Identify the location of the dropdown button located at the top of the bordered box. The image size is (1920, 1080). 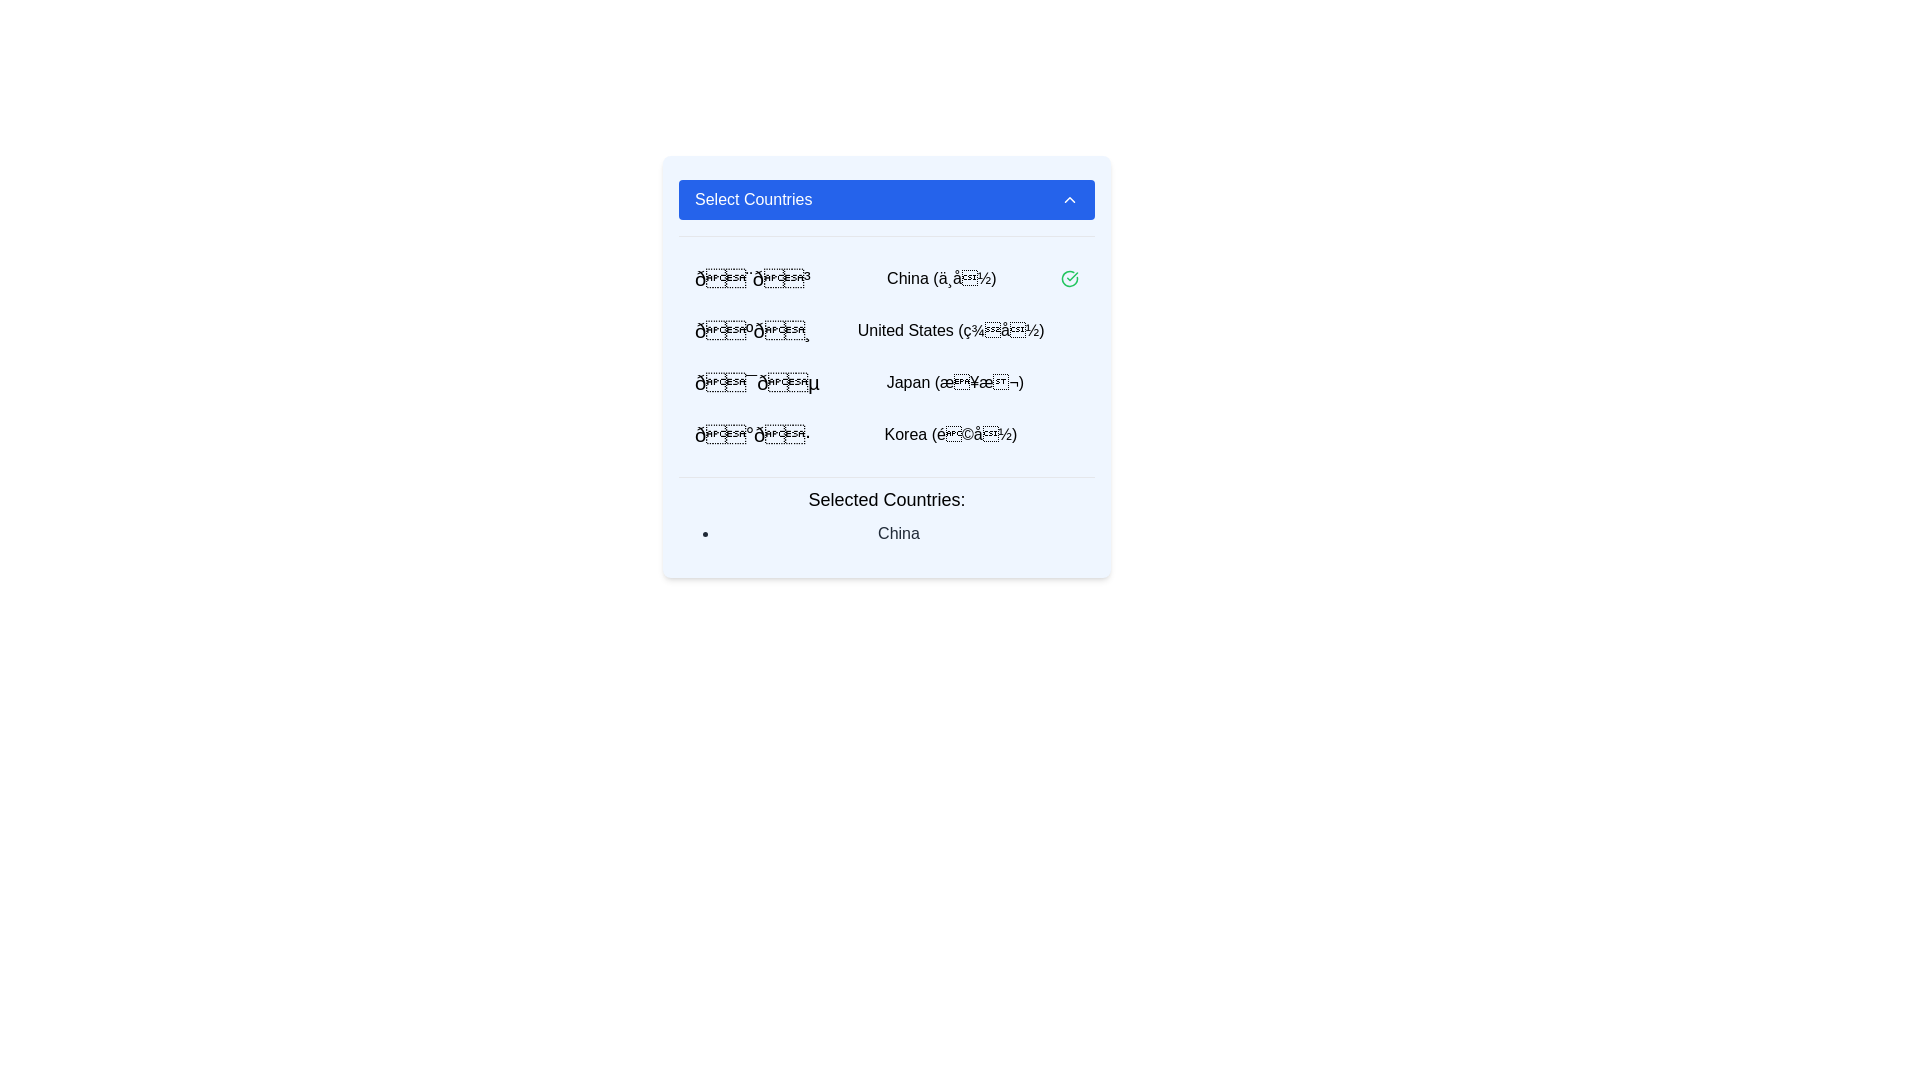
(886, 200).